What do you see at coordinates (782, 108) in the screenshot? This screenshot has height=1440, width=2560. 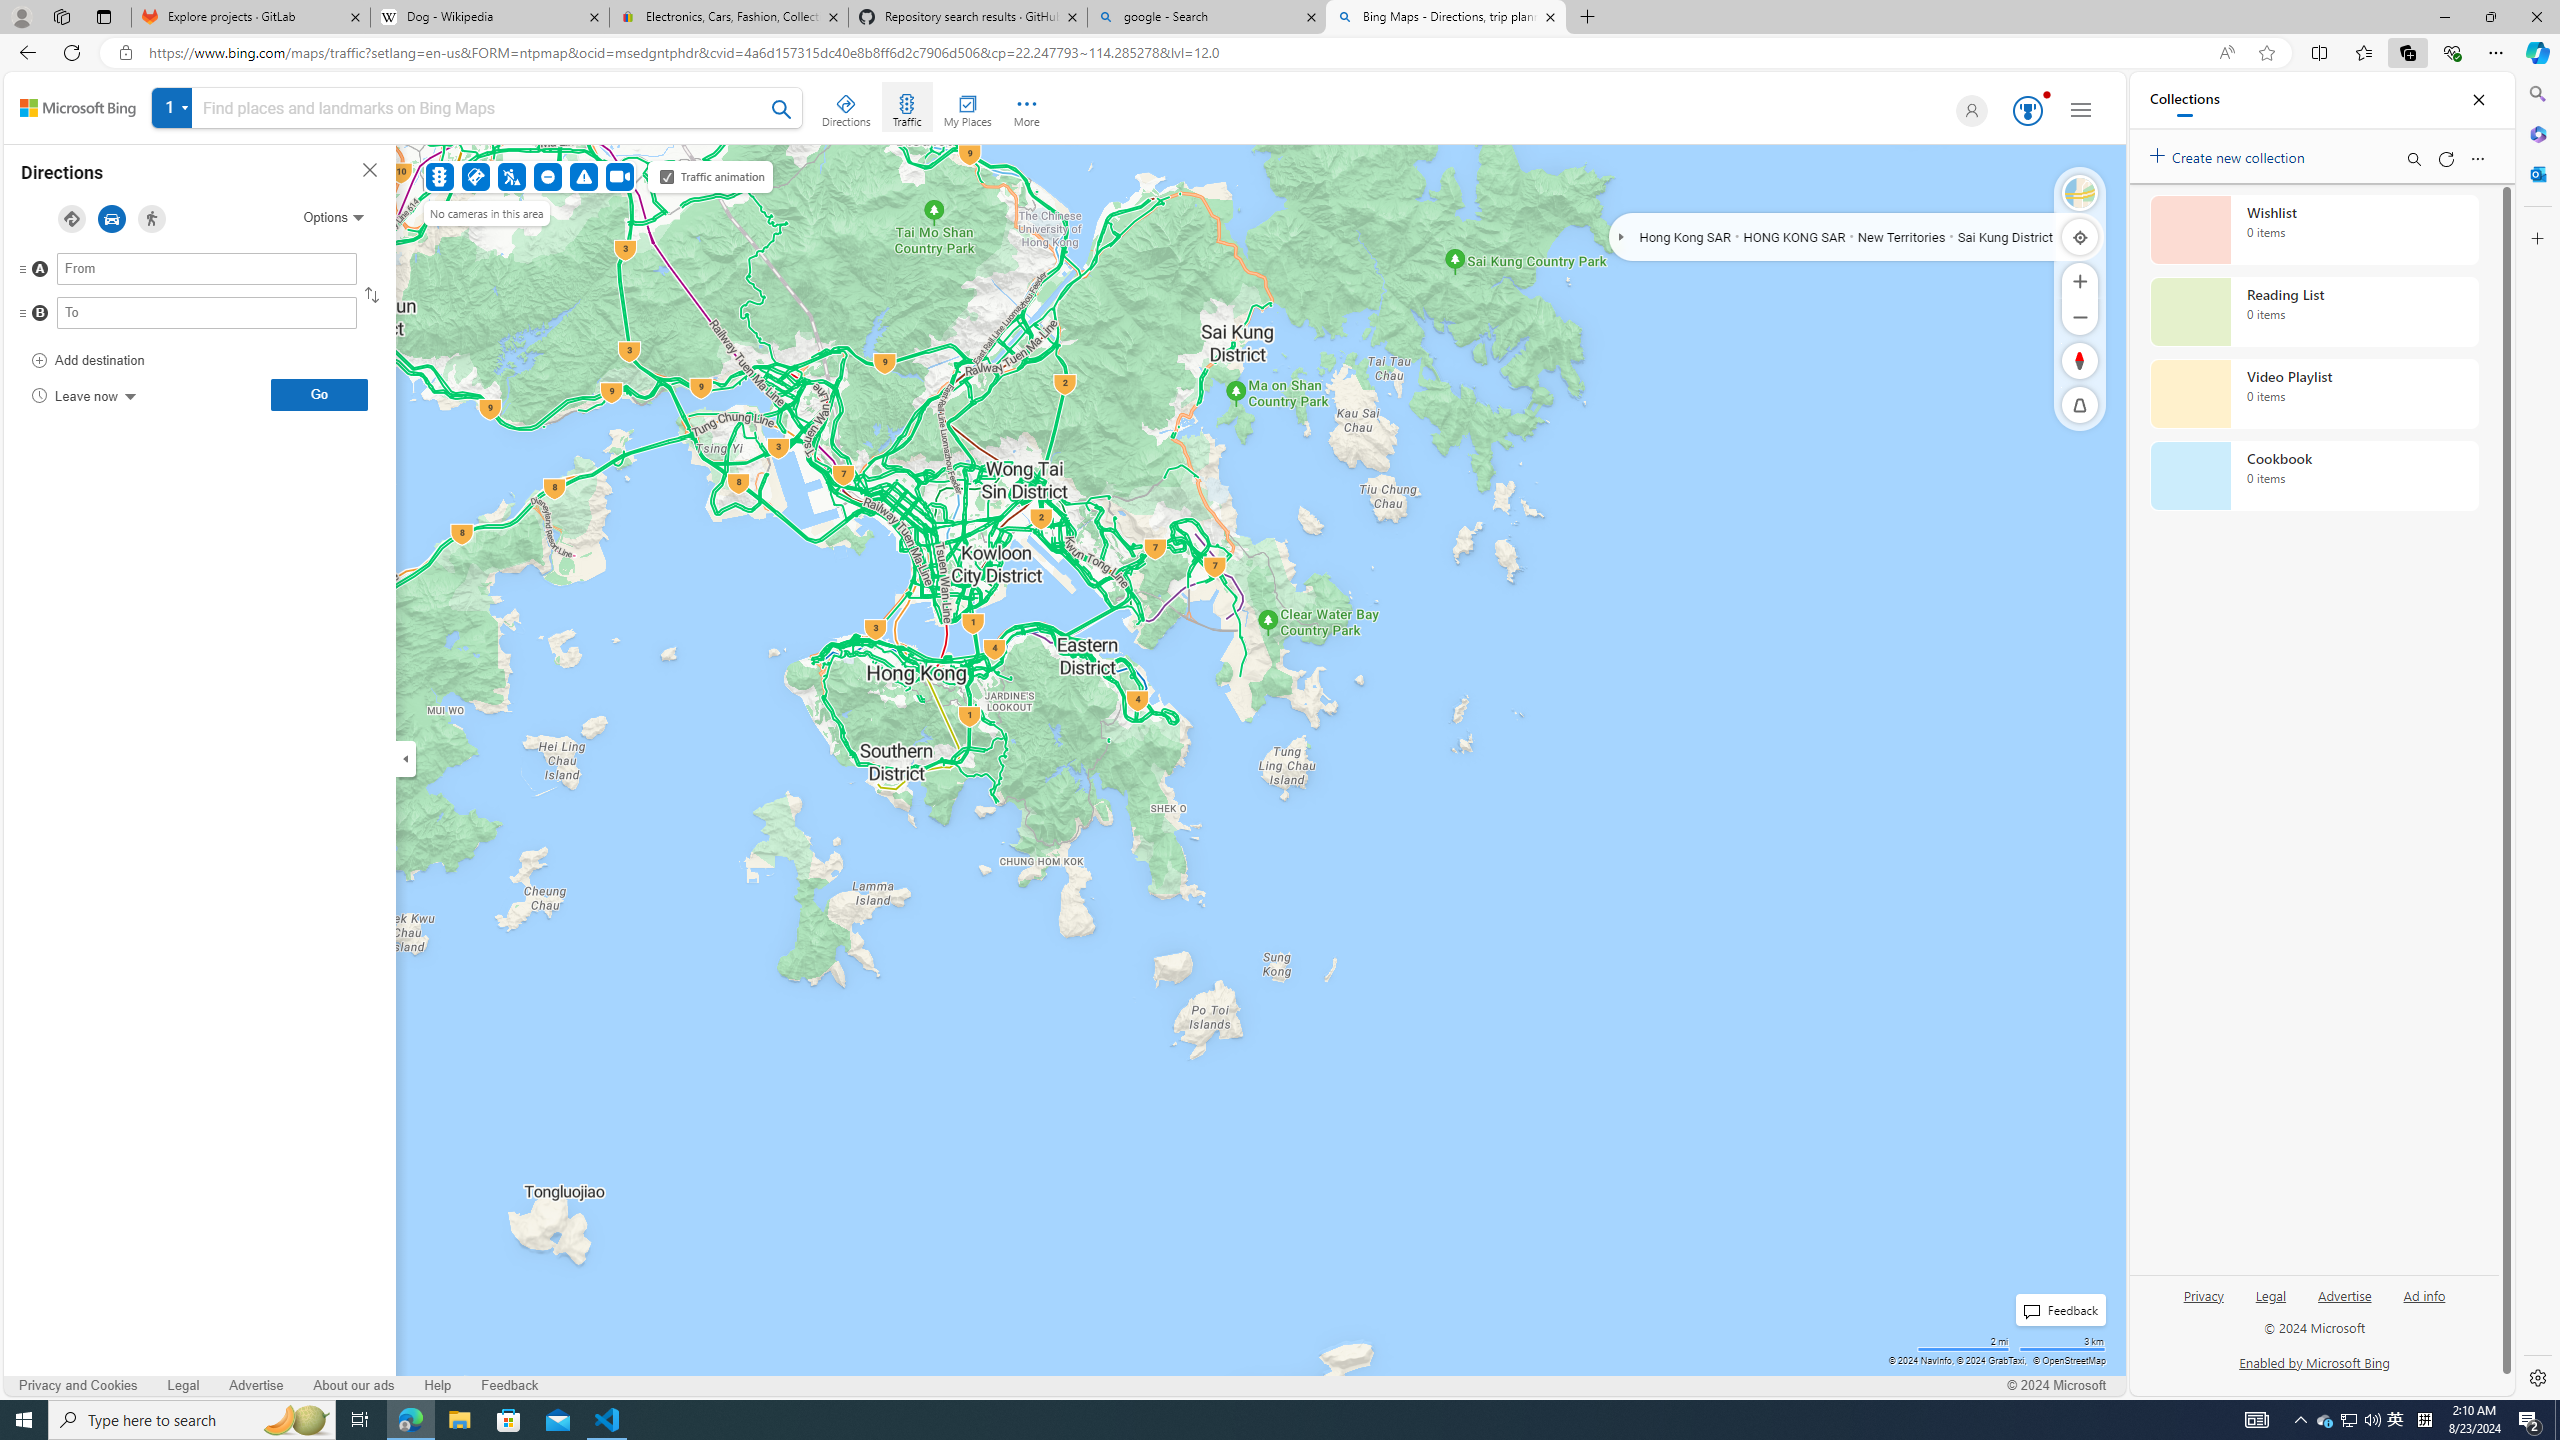 I see `'Search Bing Maps'` at bounding box center [782, 108].